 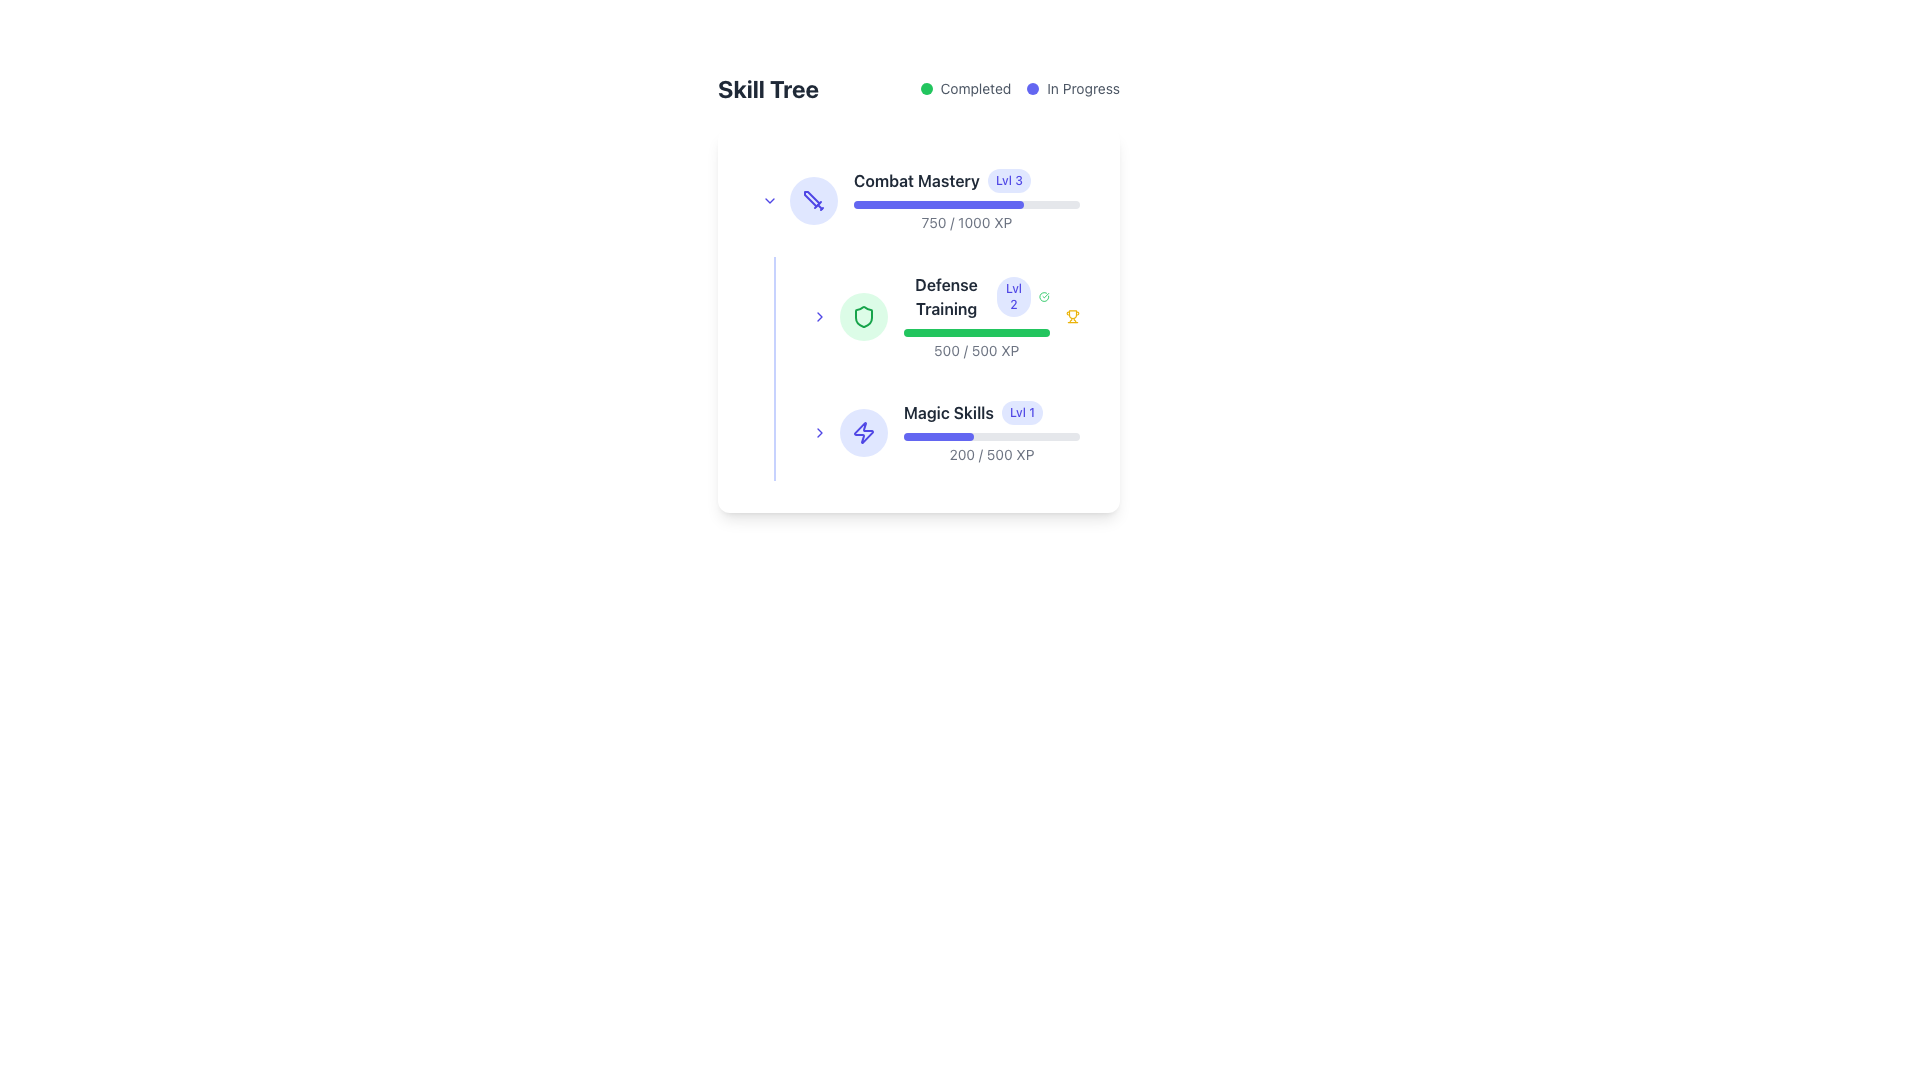 What do you see at coordinates (966, 200) in the screenshot?
I see `the Progress Bar with Labels that shows the progress of the skill 'Combat Mastery', which is centrally aligned in the first skill card of the skill tree layout` at bounding box center [966, 200].